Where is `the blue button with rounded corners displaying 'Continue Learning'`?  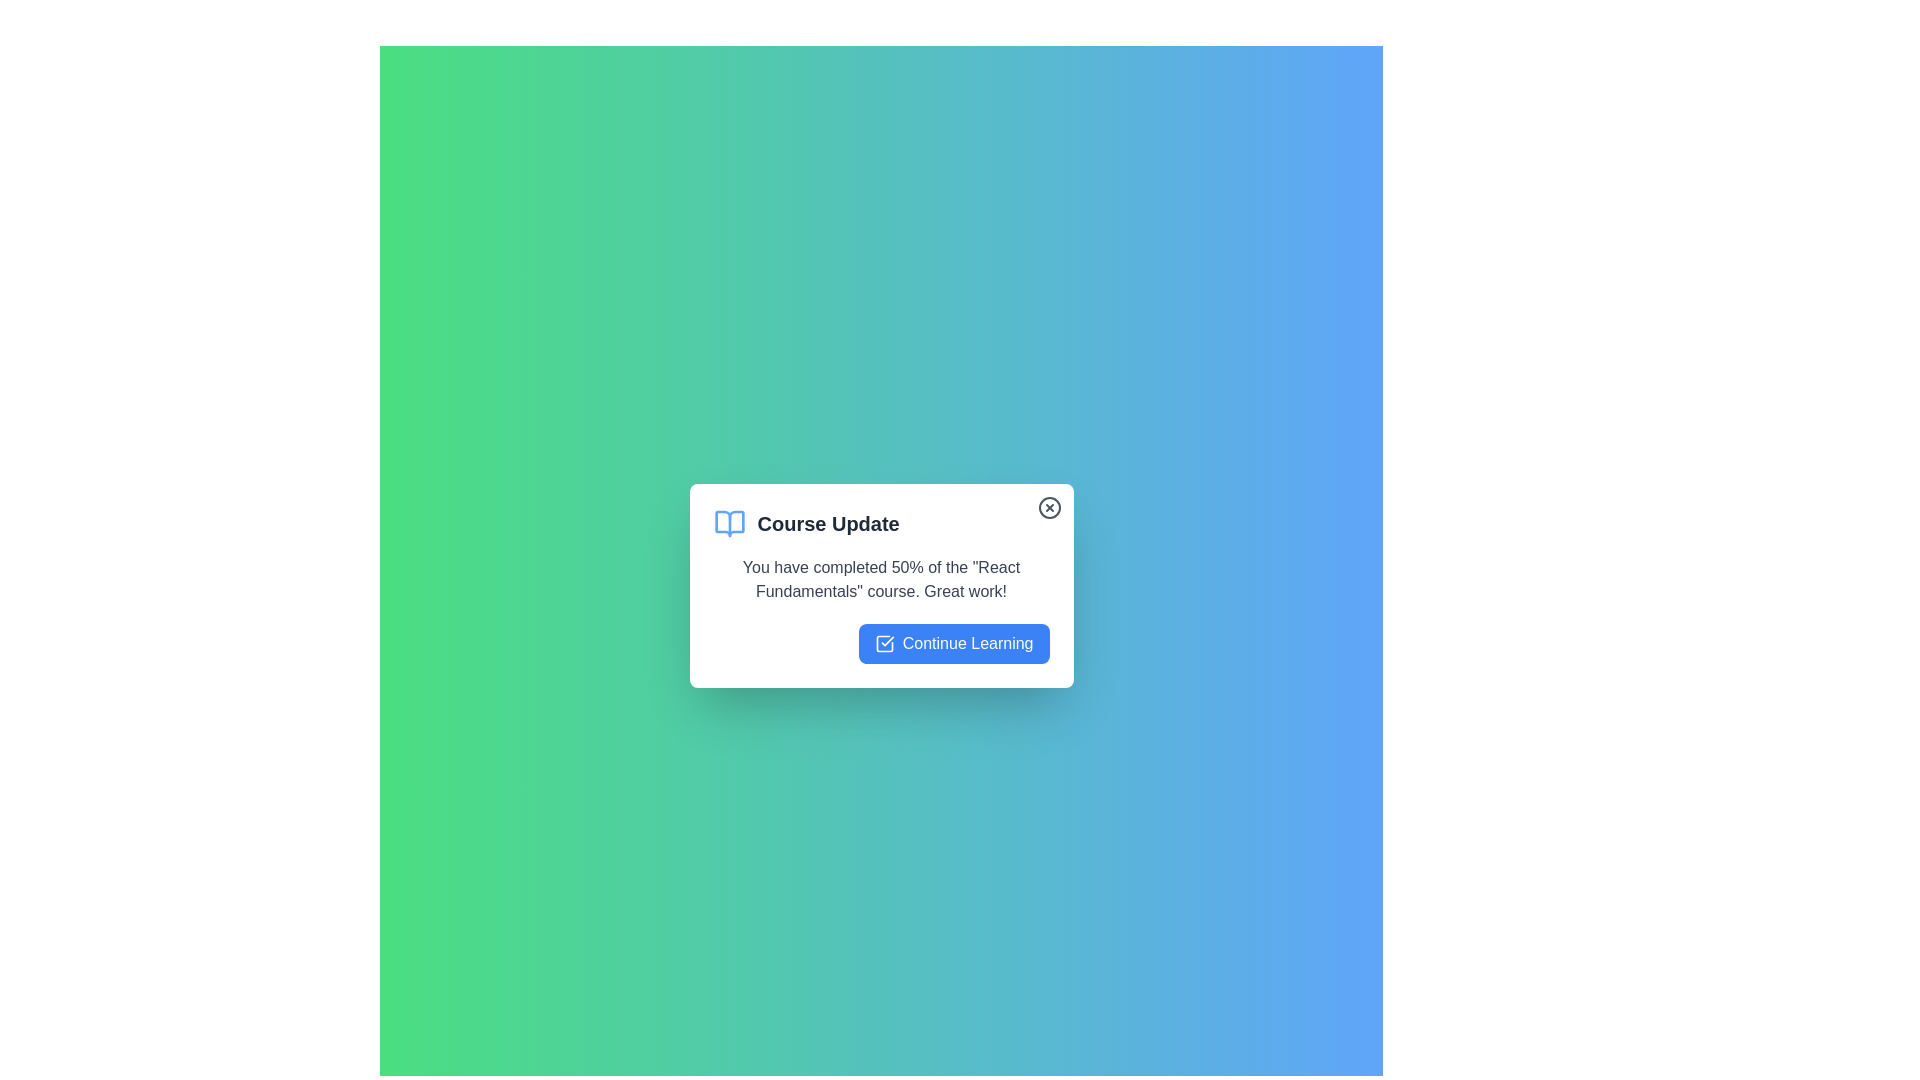
the blue button with rounded corners displaying 'Continue Learning' is located at coordinates (953, 644).